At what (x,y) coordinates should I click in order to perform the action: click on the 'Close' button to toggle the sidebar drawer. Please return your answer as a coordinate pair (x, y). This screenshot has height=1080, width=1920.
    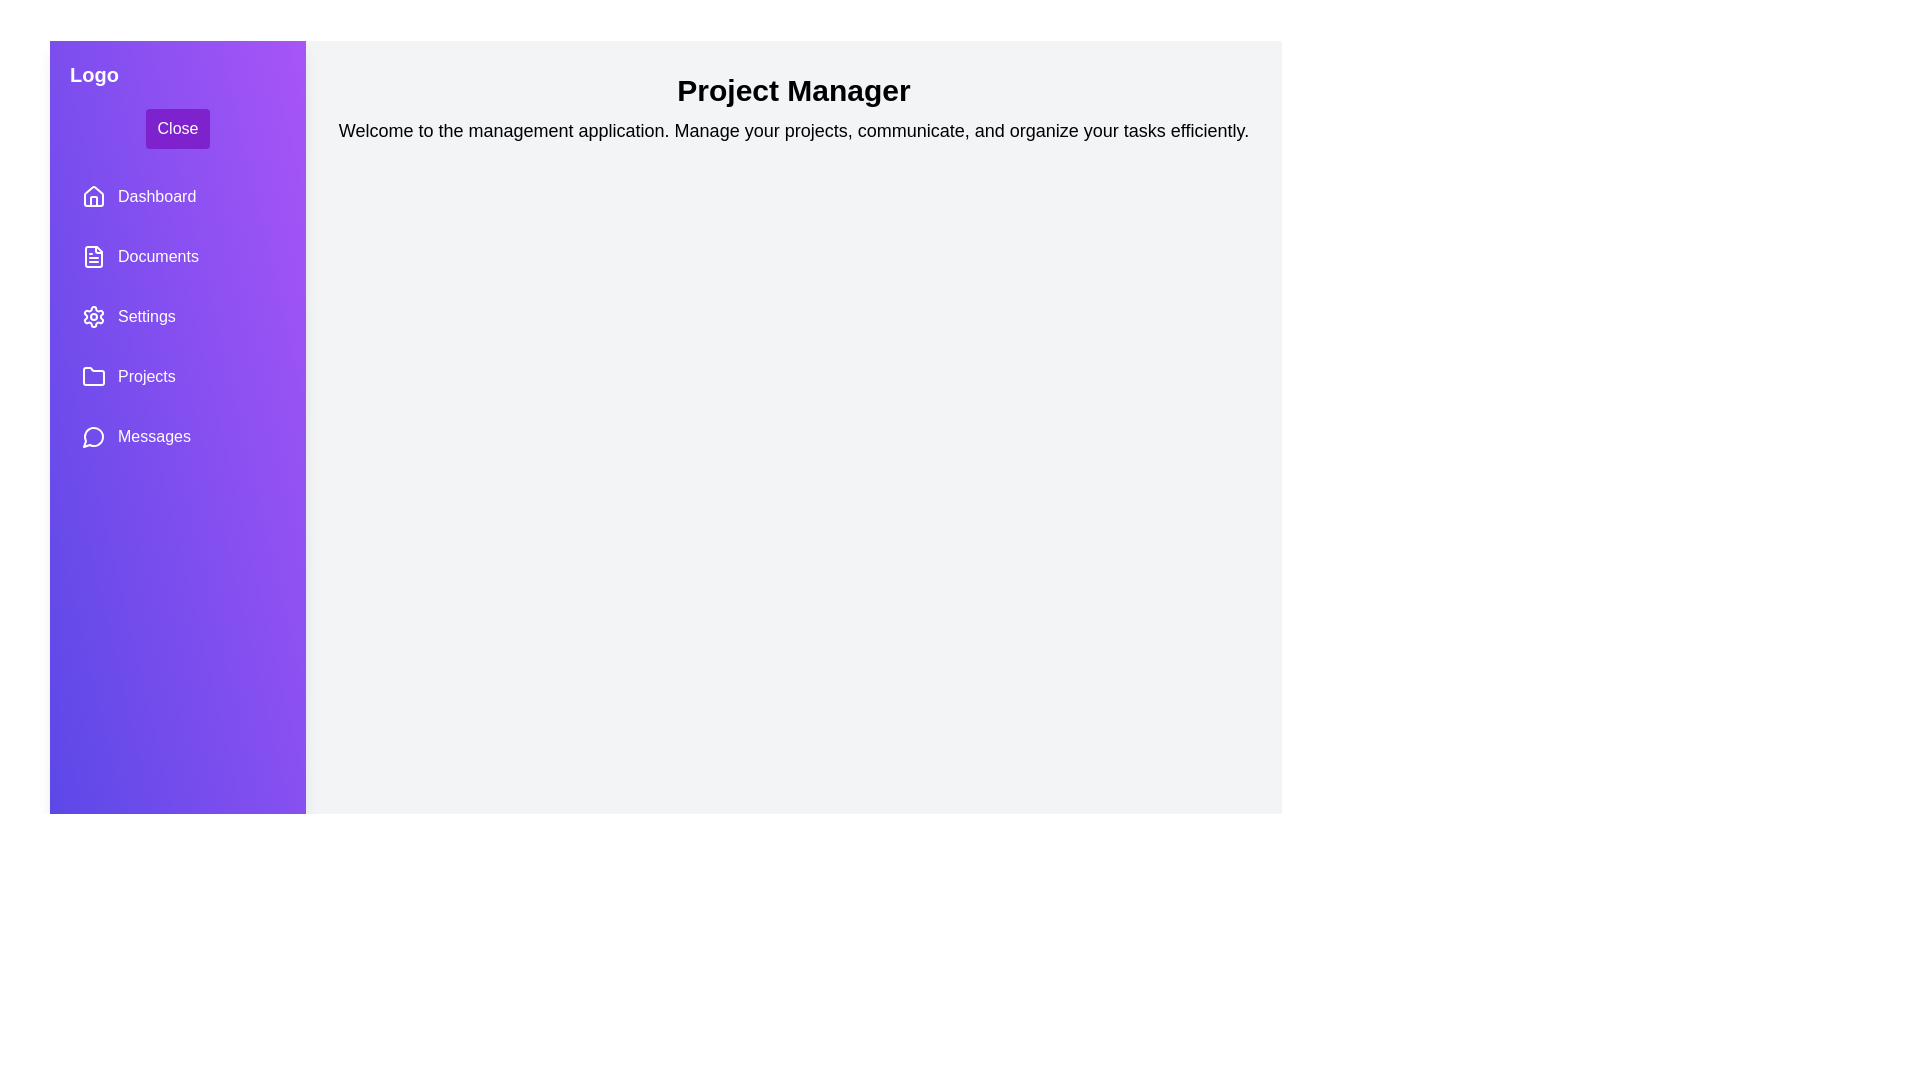
    Looking at the image, I should click on (177, 128).